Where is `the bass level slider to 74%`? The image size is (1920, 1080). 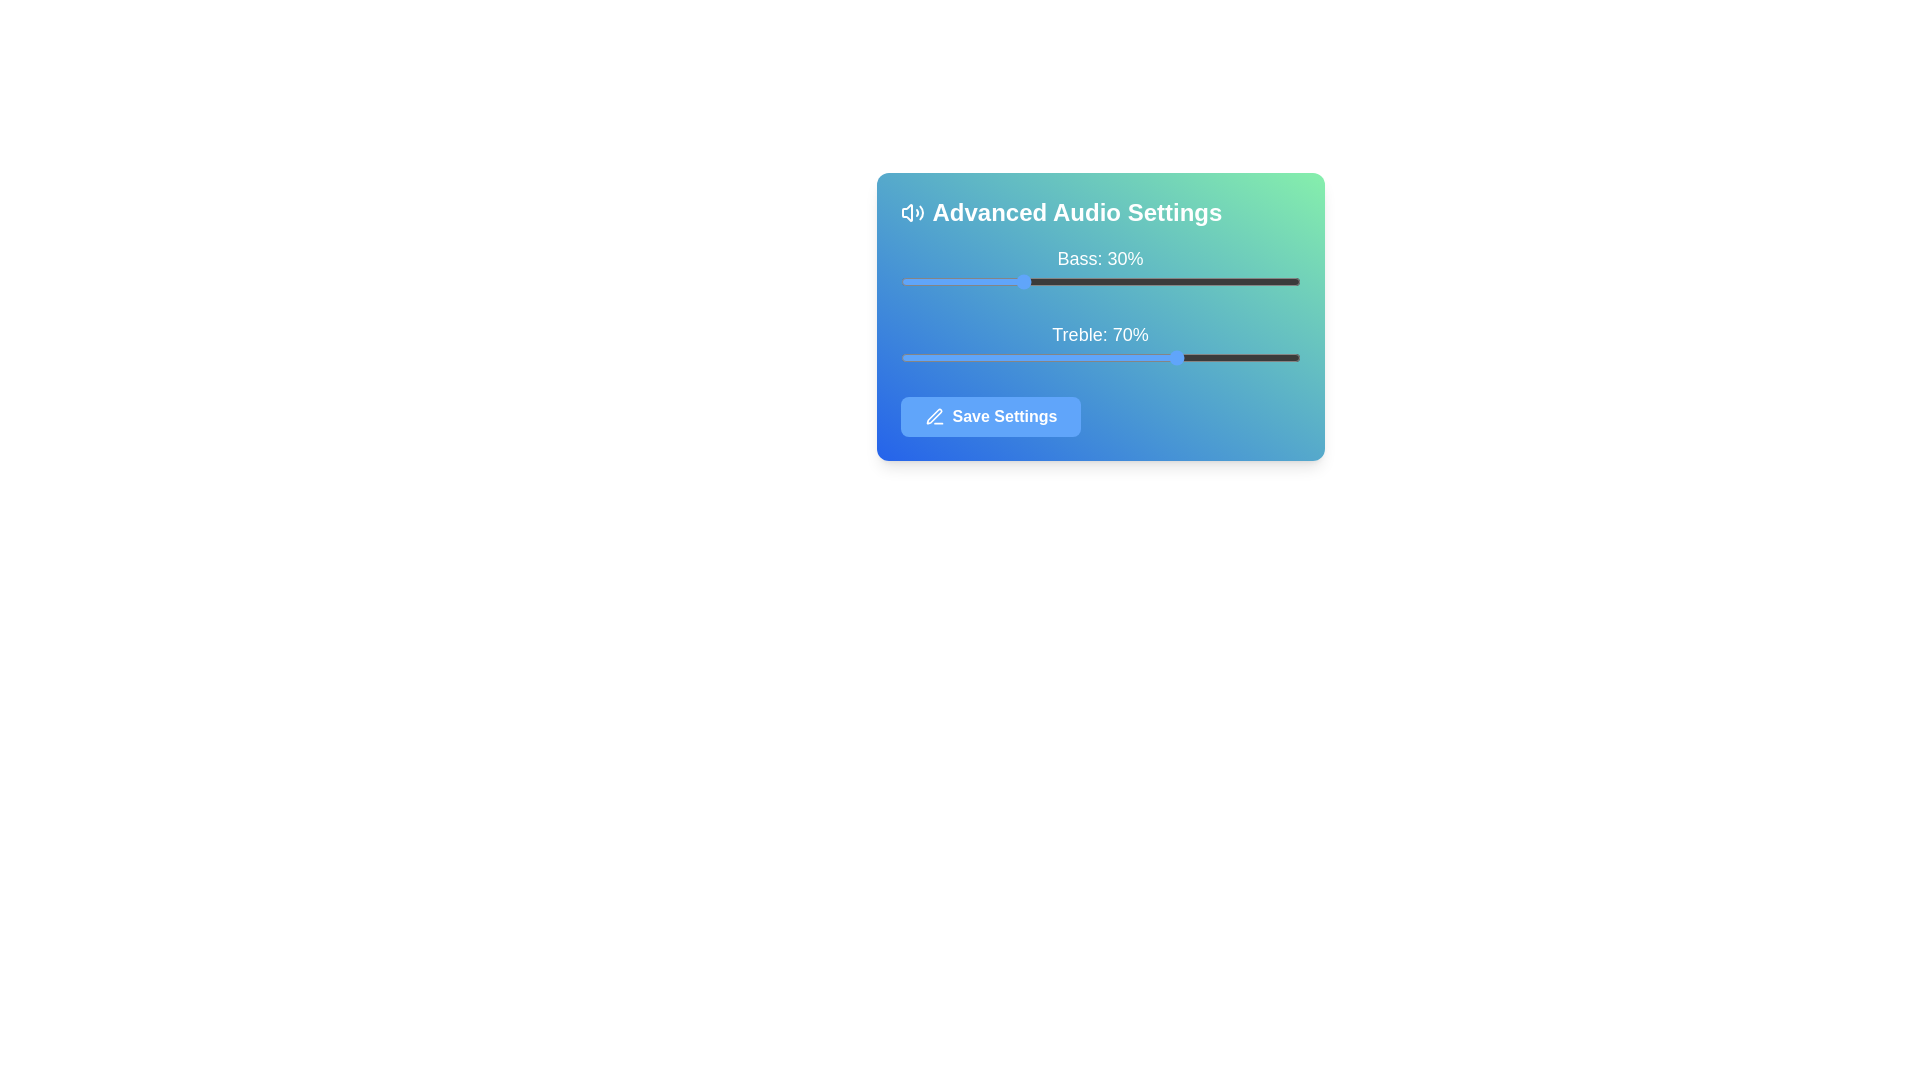
the bass level slider to 74% is located at coordinates (1196, 281).